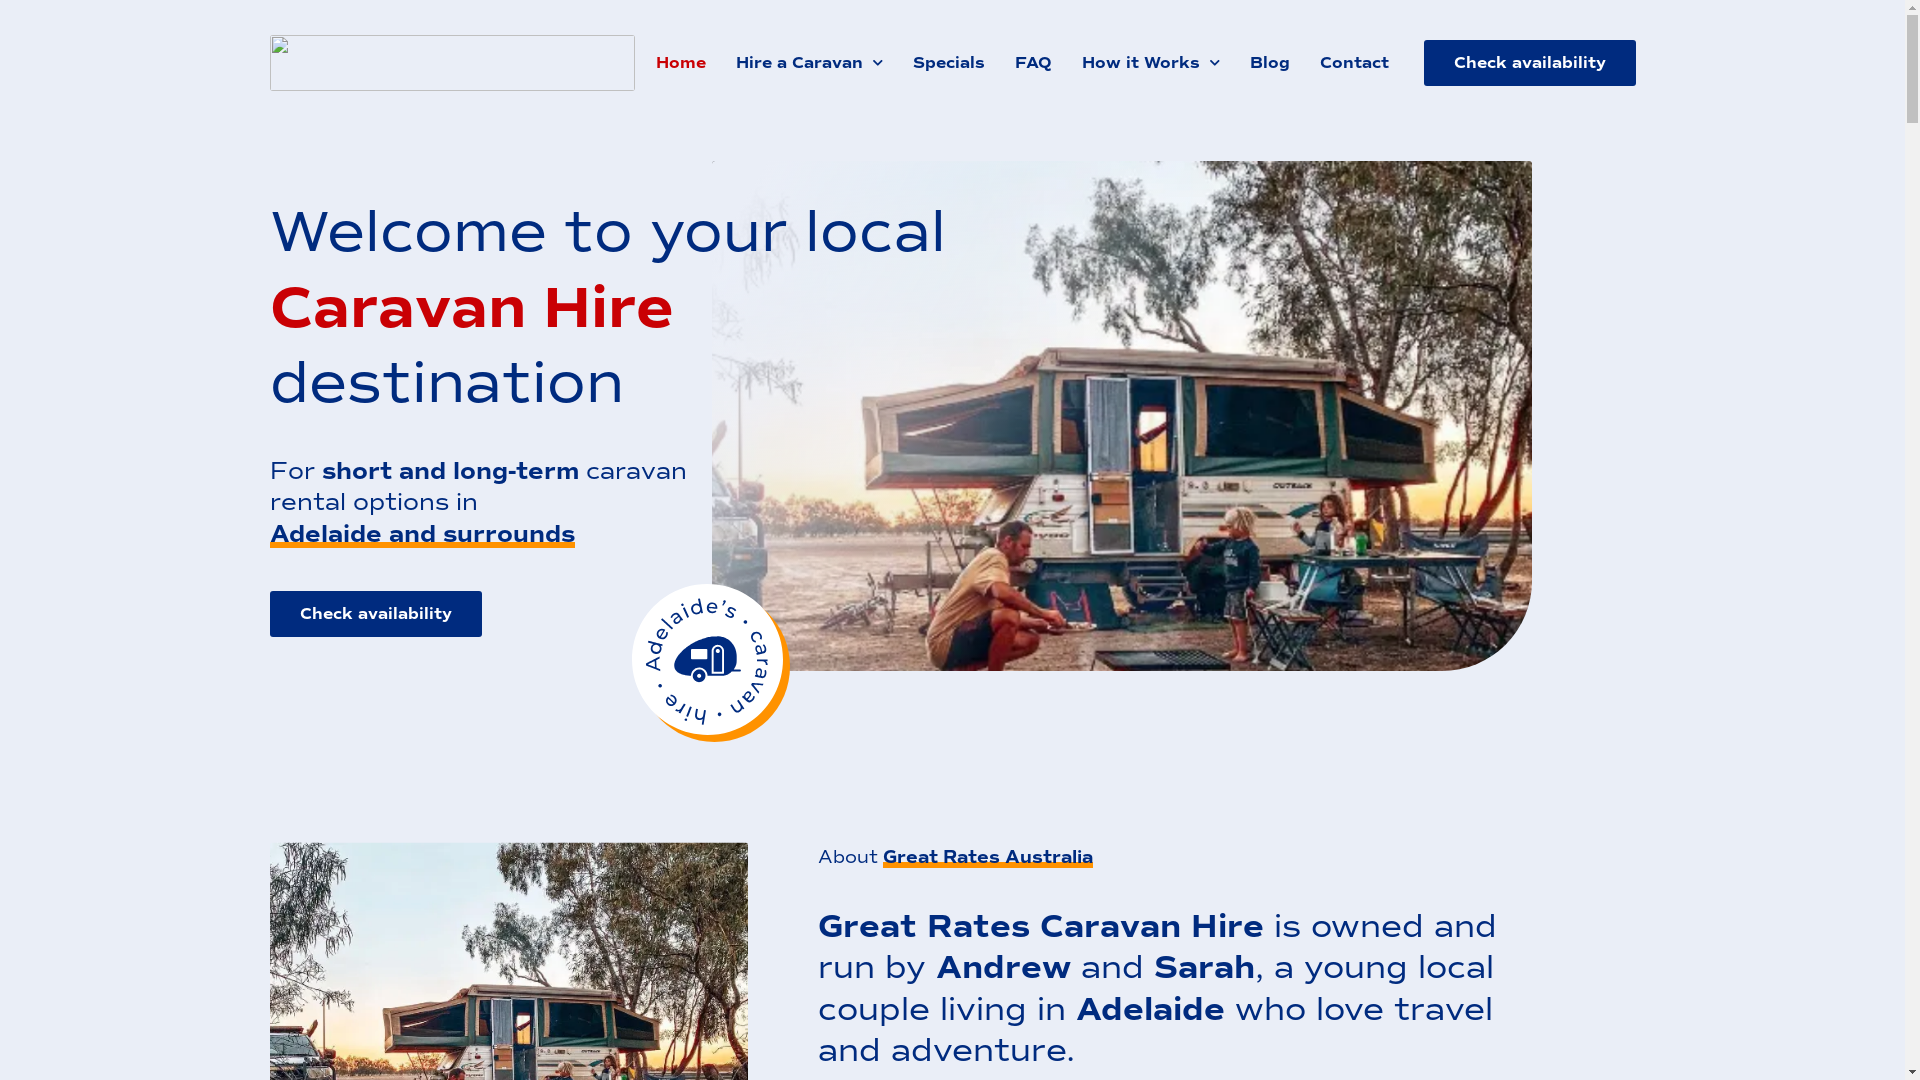 Image resolution: width=1920 pixels, height=1080 pixels. What do you see at coordinates (948, 61) in the screenshot?
I see `'Specials'` at bounding box center [948, 61].